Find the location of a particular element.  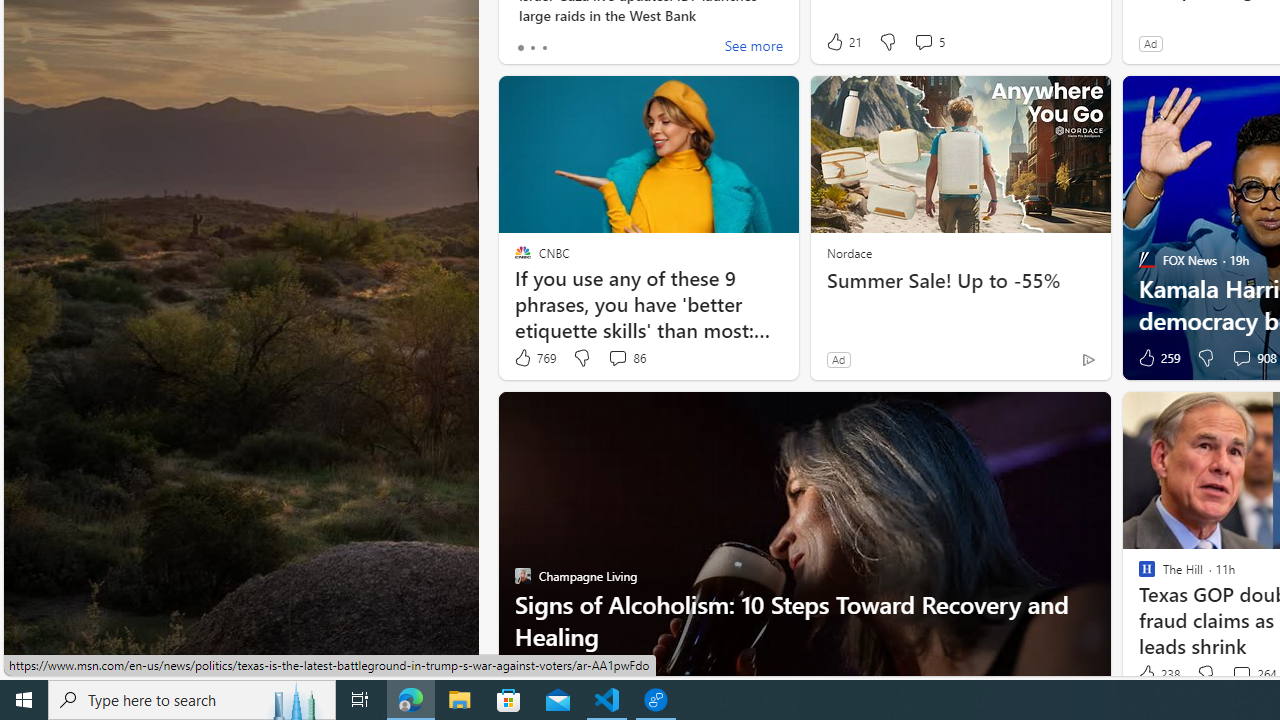

'View comments 5 Comment' is located at coordinates (928, 42).